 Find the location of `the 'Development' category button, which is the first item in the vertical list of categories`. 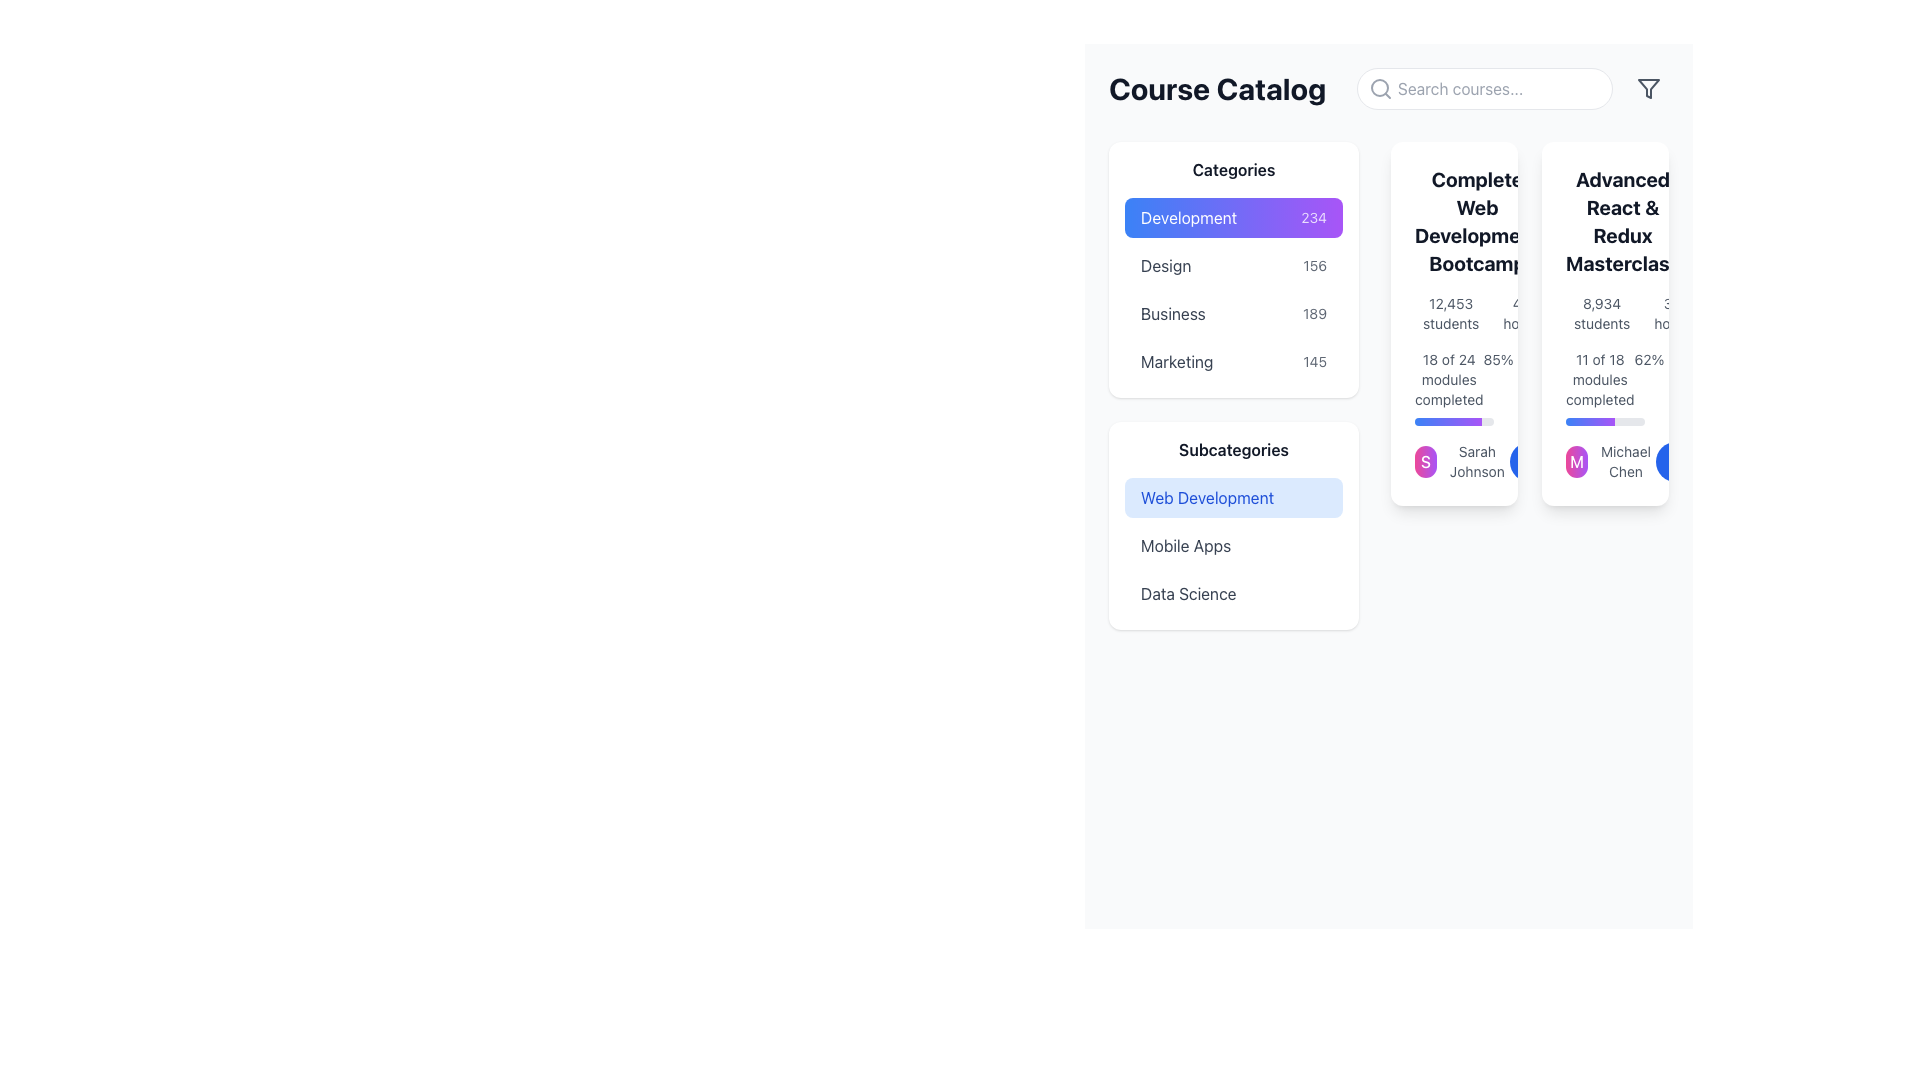

the 'Development' category button, which is the first item in the vertical list of categories is located at coordinates (1232, 218).